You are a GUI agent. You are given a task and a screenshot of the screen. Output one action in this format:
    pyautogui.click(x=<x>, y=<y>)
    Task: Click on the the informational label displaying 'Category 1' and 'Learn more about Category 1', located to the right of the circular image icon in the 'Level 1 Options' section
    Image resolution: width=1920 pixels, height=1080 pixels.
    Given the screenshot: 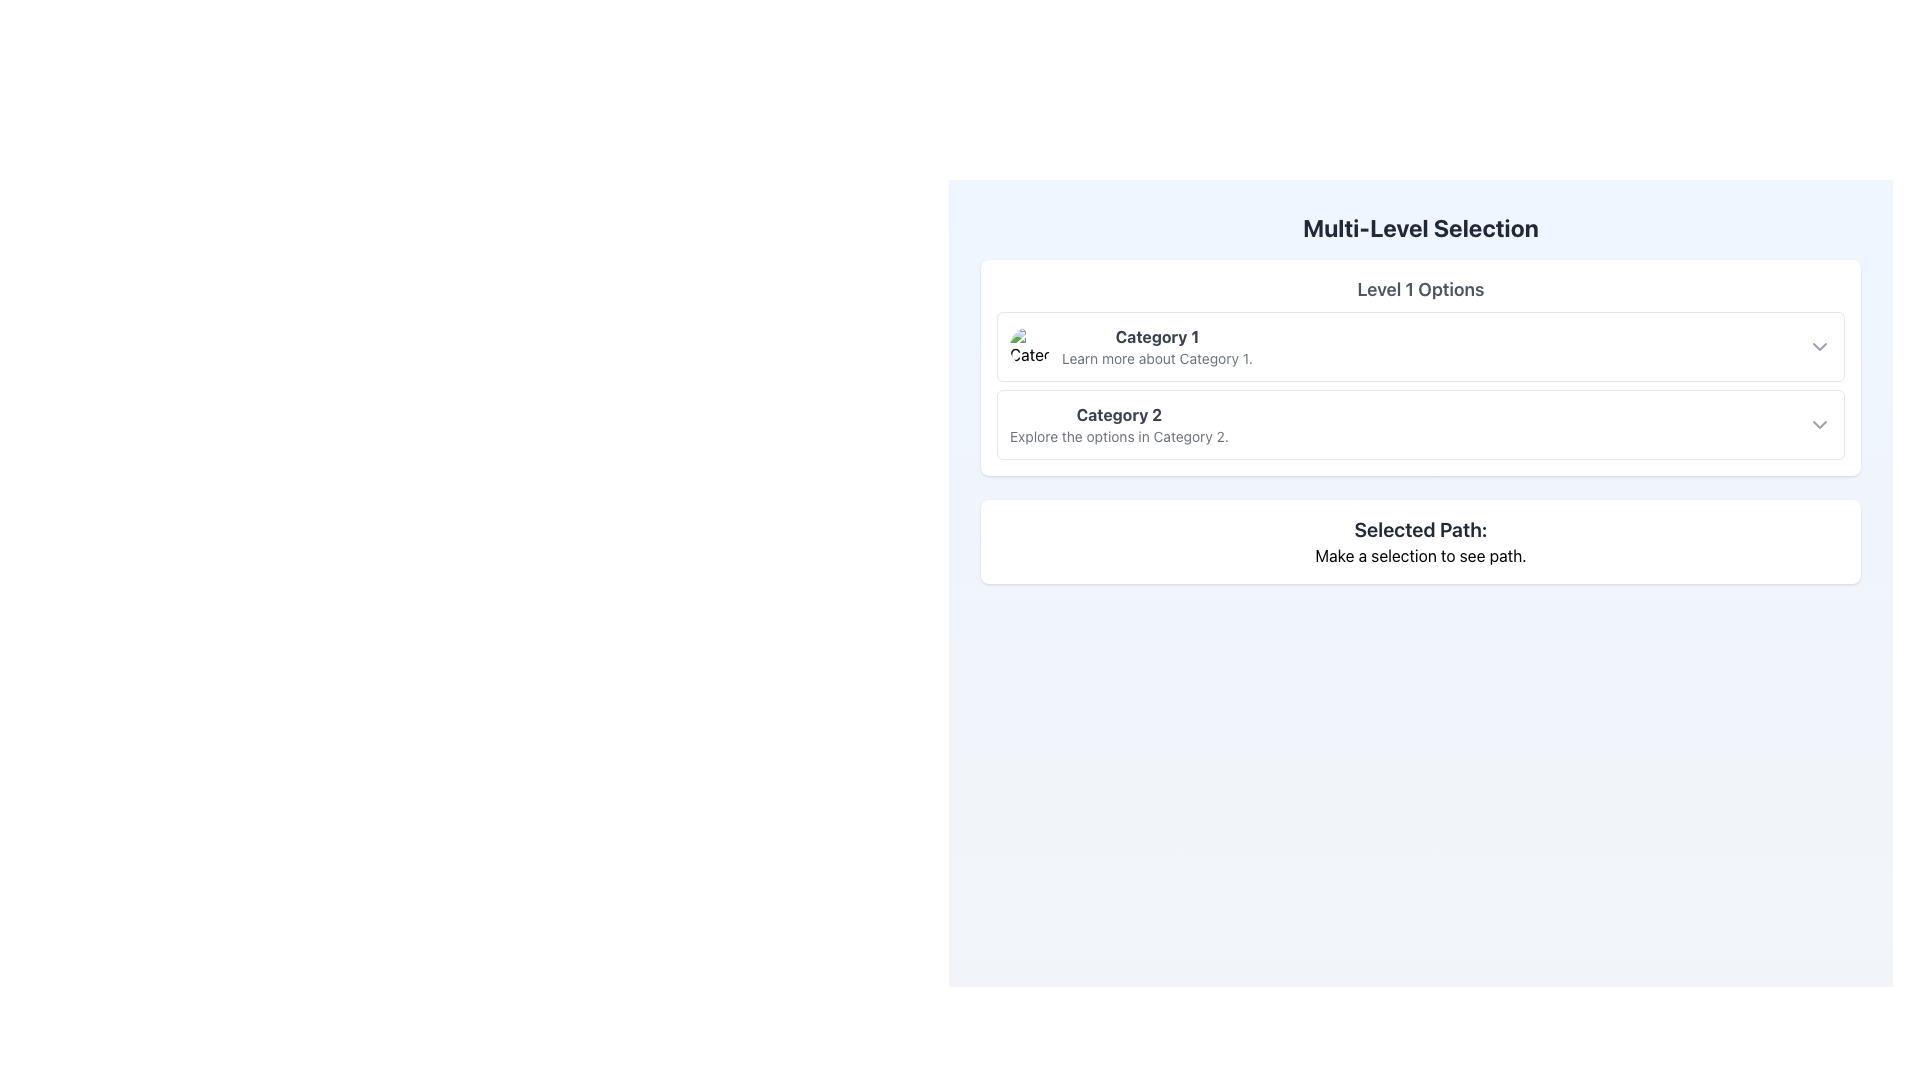 What is the action you would take?
    pyautogui.click(x=1157, y=346)
    